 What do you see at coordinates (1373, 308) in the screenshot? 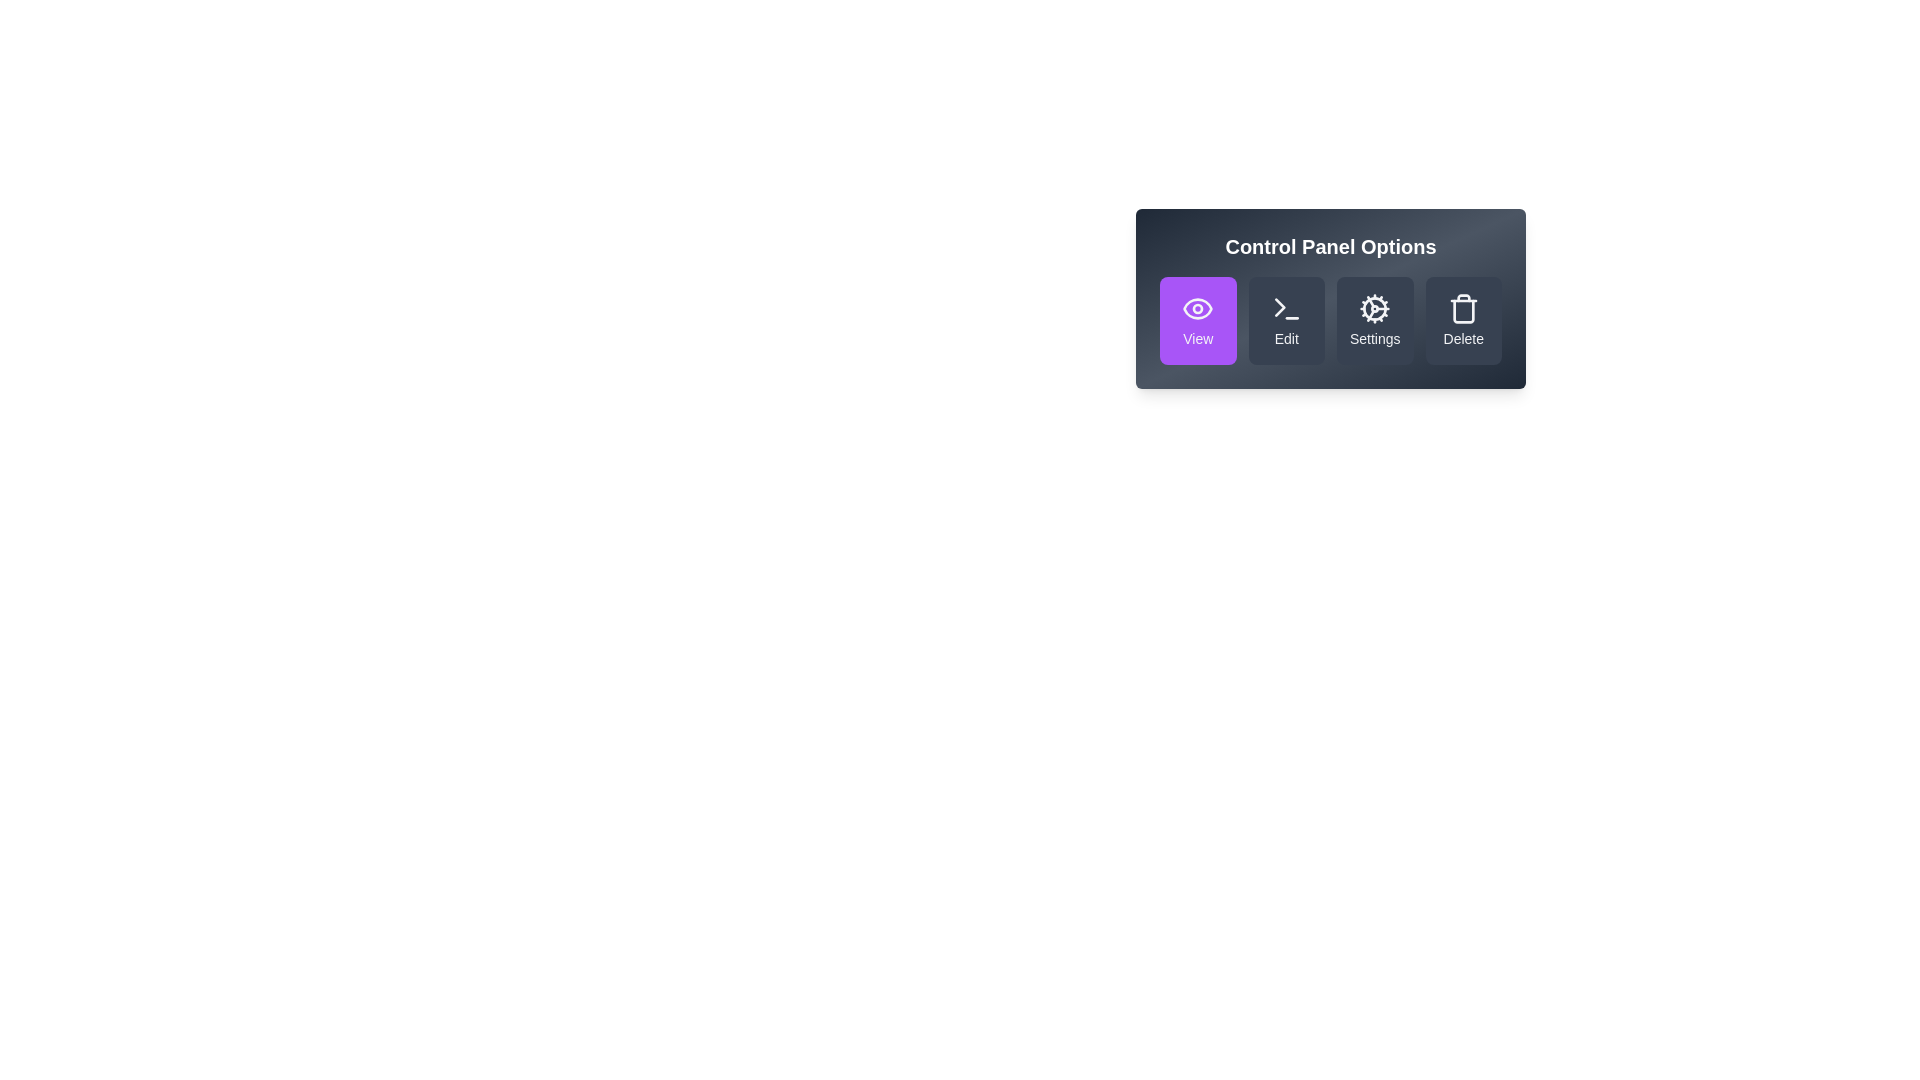
I see `the settings icon located between the 'Edit' and 'Delete' buttons in the control panel` at bounding box center [1373, 308].